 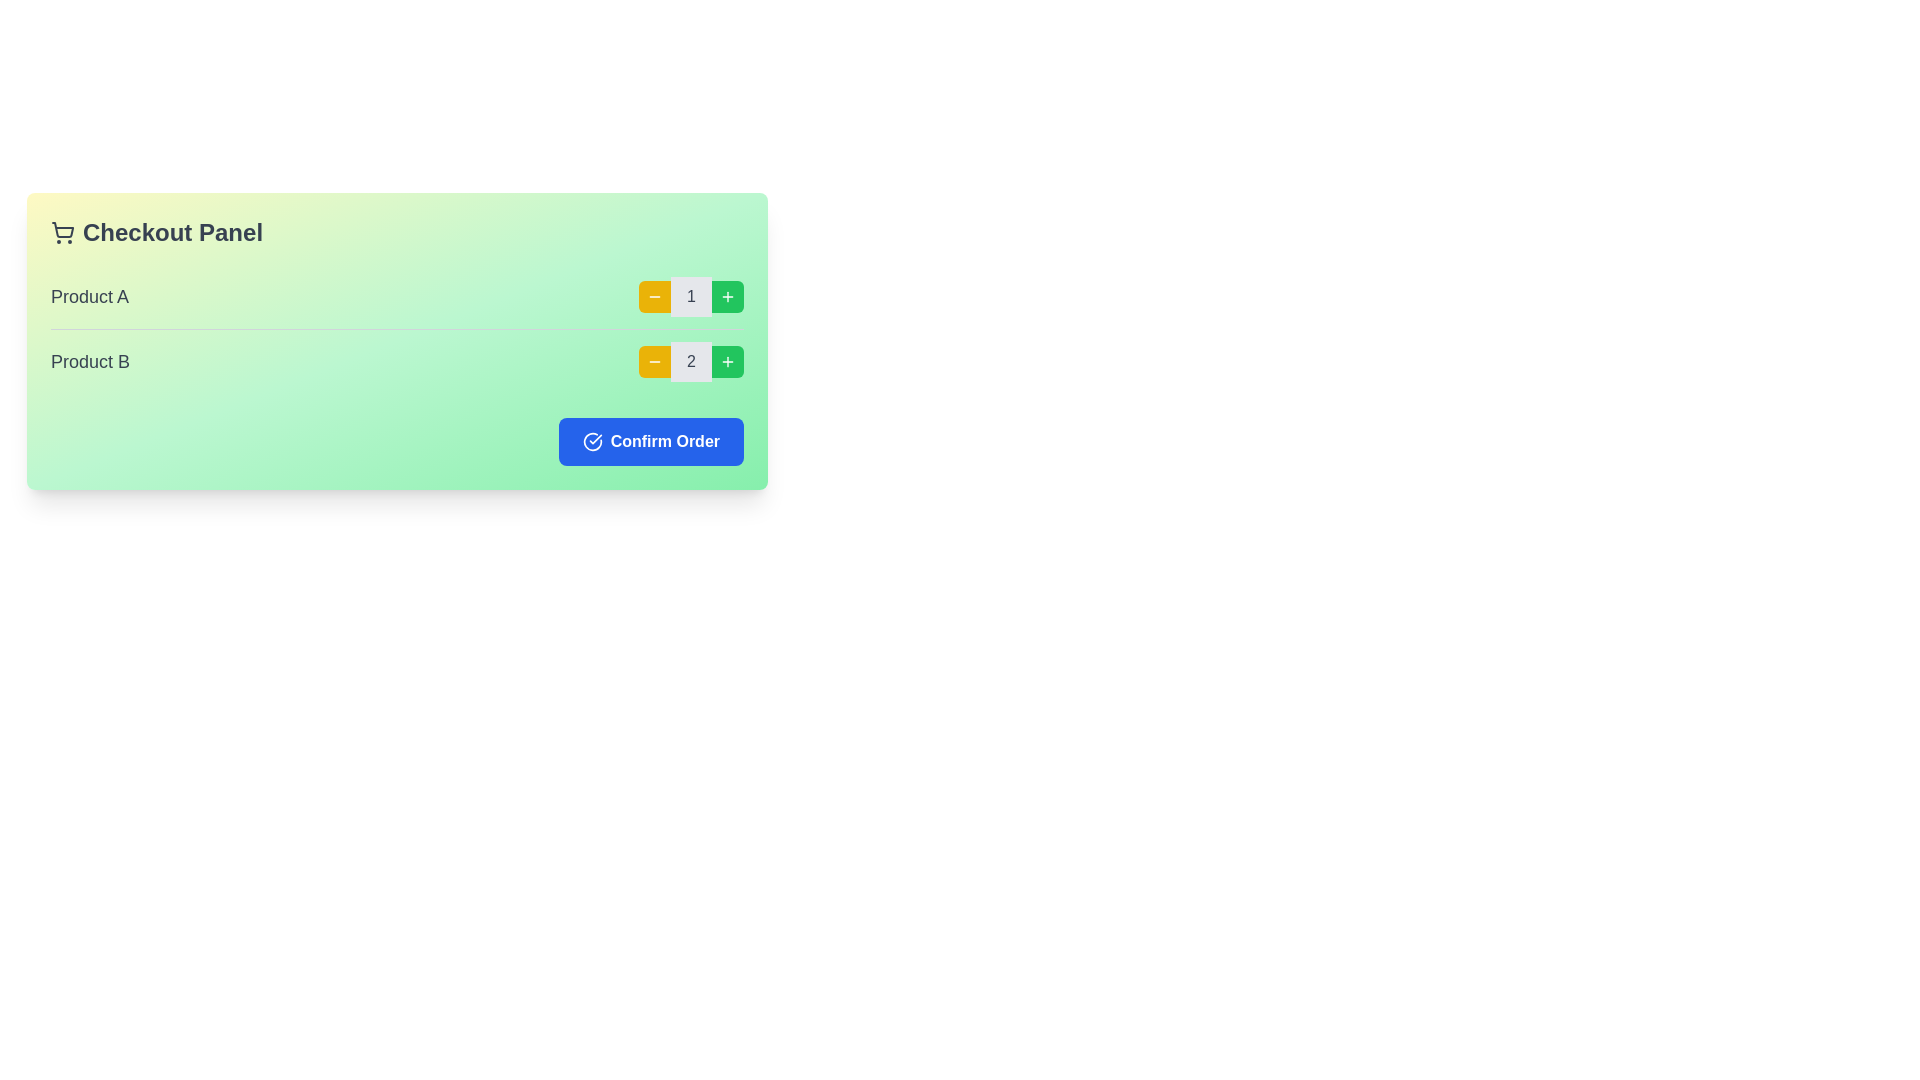 What do you see at coordinates (727, 297) in the screenshot?
I see `the increment button for 'Product A' to observe the color change, which is located immediately right of the gray label showing '1'` at bounding box center [727, 297].